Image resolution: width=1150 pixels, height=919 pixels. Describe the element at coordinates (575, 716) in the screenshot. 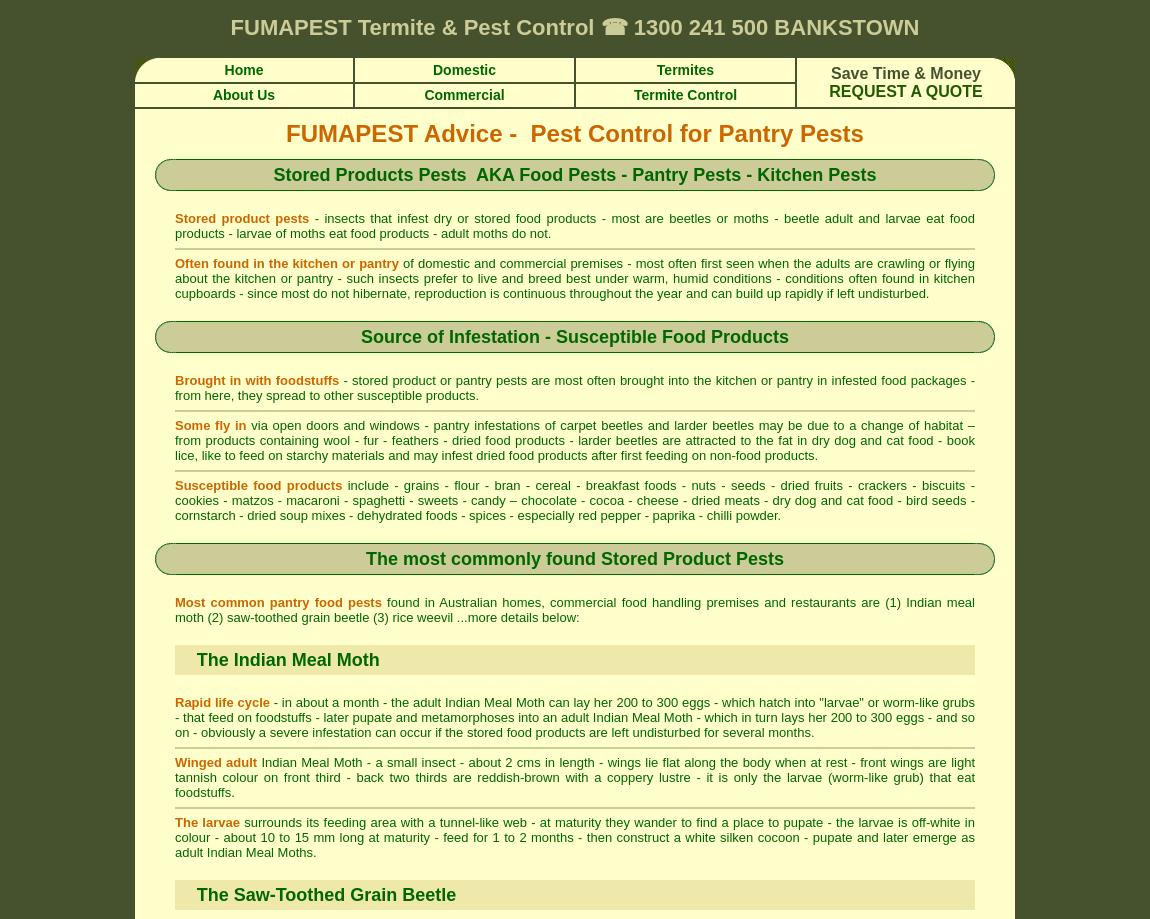

I see `'- in about a  month - the adult Indian Meal Moth can lay her 200 to 300  eggs - which hatch into "larvae" or worm-like grubs - that  feed on foodstuffs - later pupate and metamorphoses into an adult Indian Meal Moth - which in turn  lays her 200 to 300 eggs - and so on - obviously a severe infestation can occur if the stored food products are left undisturbed for several months.'` at that location.